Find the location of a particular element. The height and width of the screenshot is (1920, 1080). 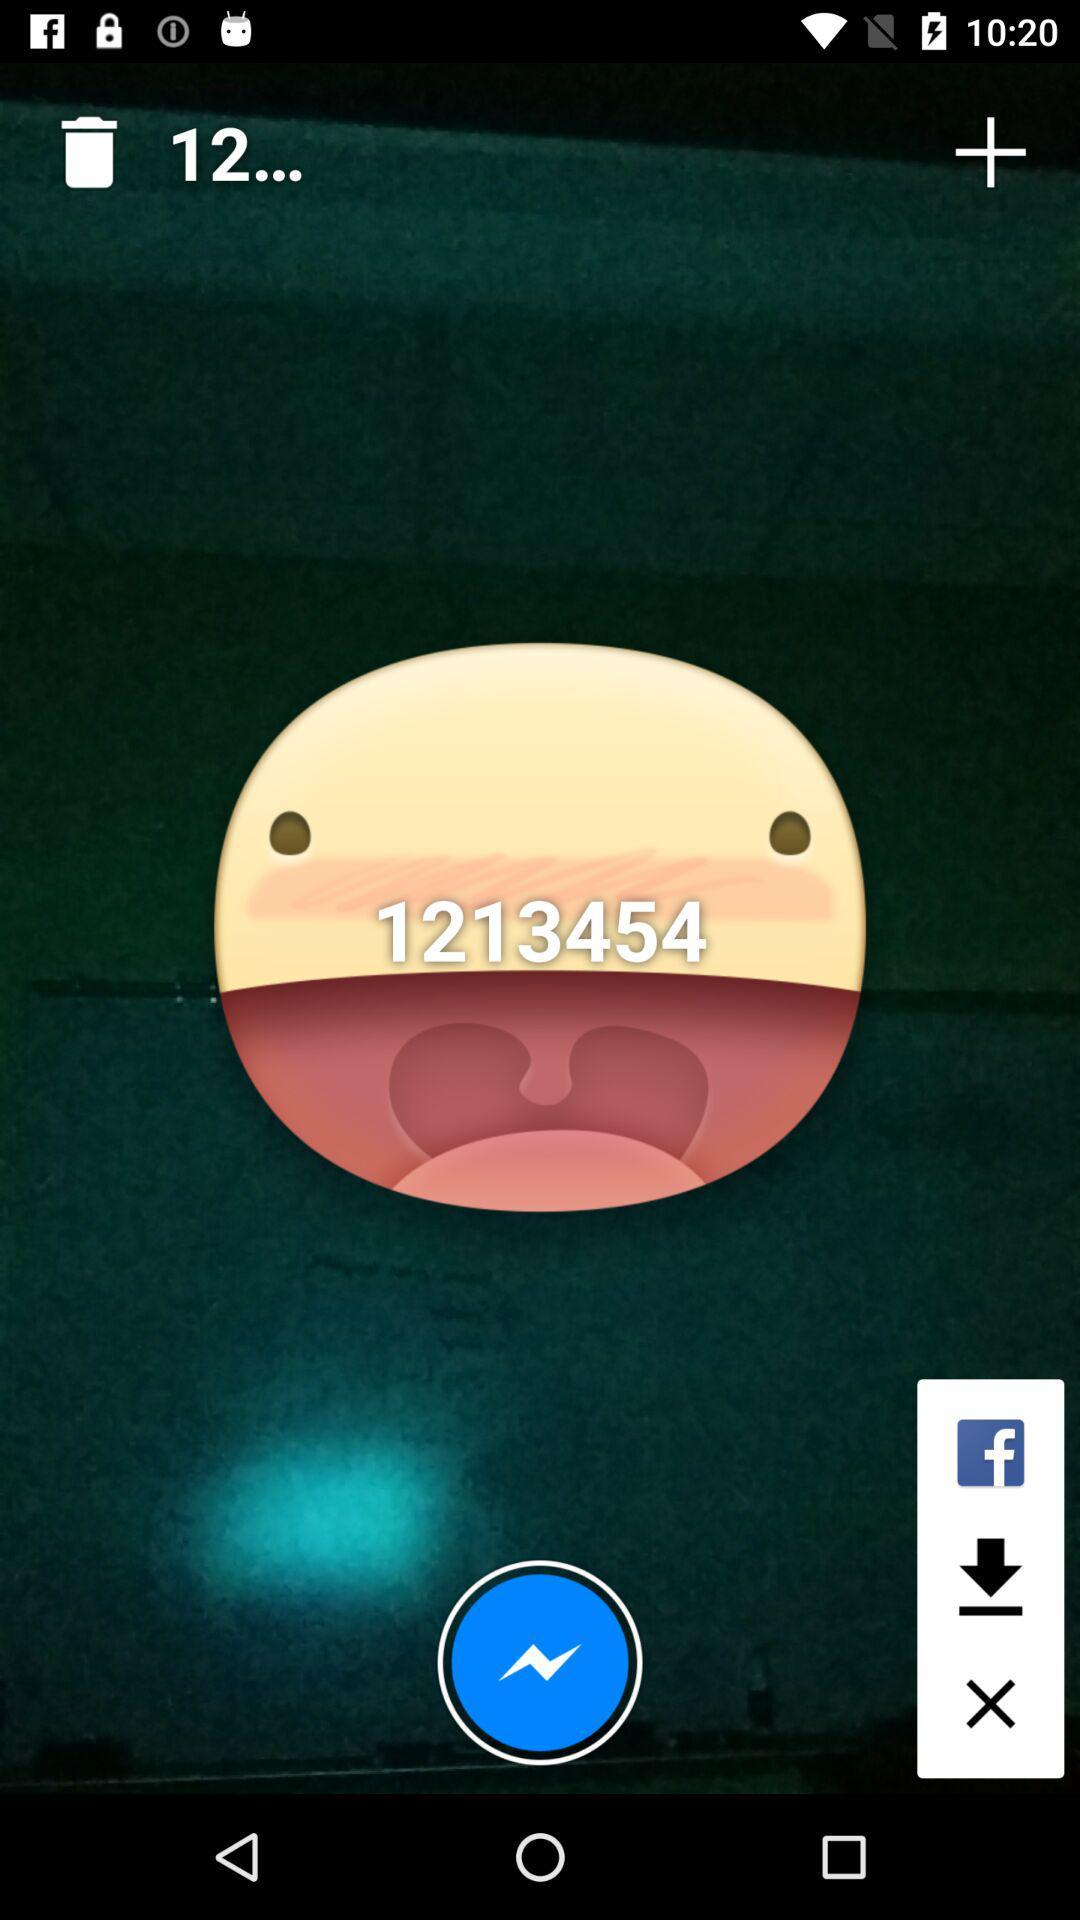

the file_download icon is located at coordinates (990, 1577).